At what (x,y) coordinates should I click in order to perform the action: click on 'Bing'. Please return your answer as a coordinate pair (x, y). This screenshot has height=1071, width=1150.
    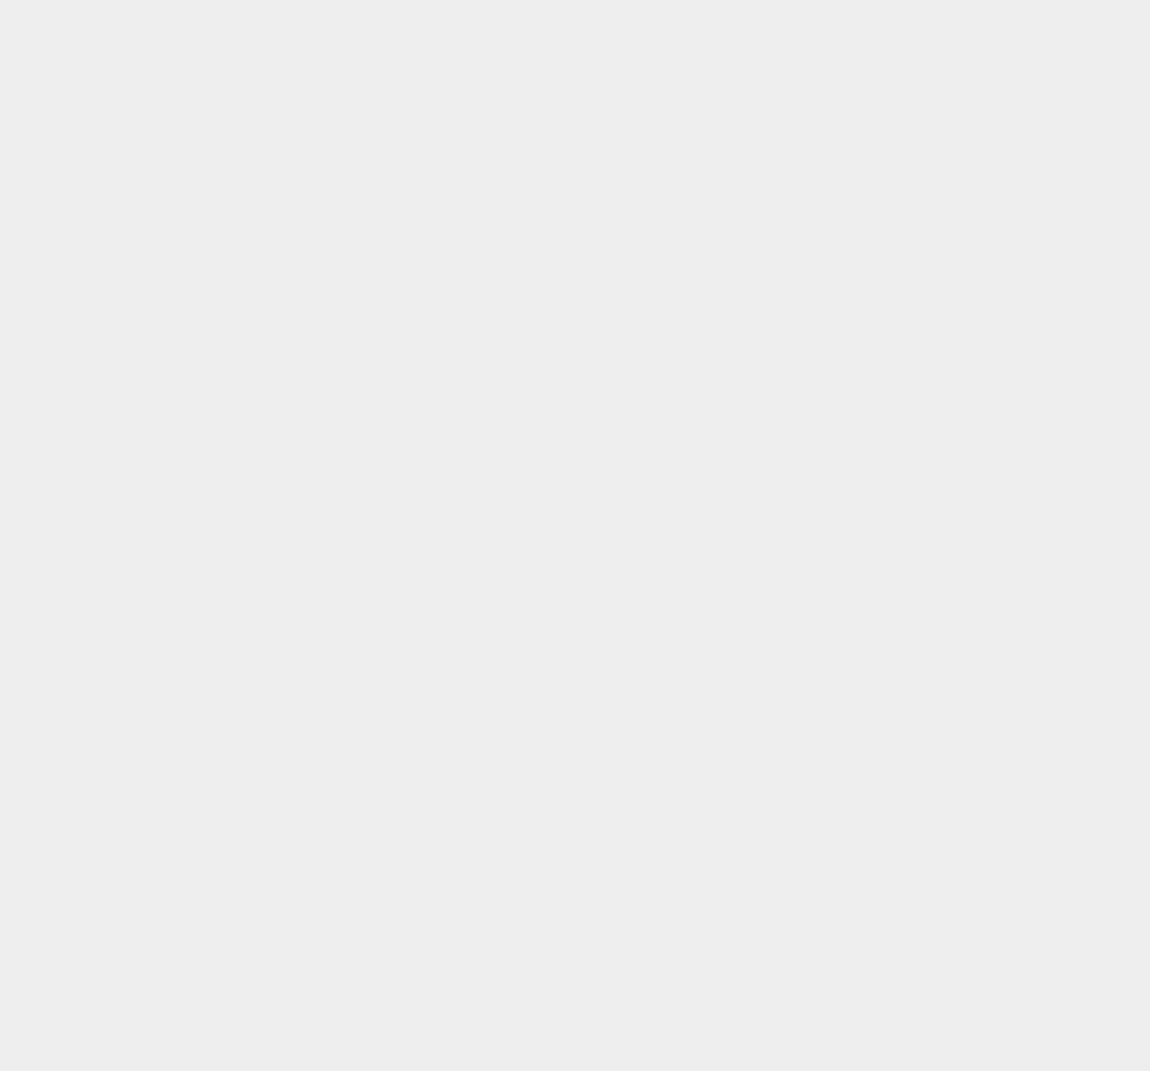
    Looking at the image, I should click on (825, 51).